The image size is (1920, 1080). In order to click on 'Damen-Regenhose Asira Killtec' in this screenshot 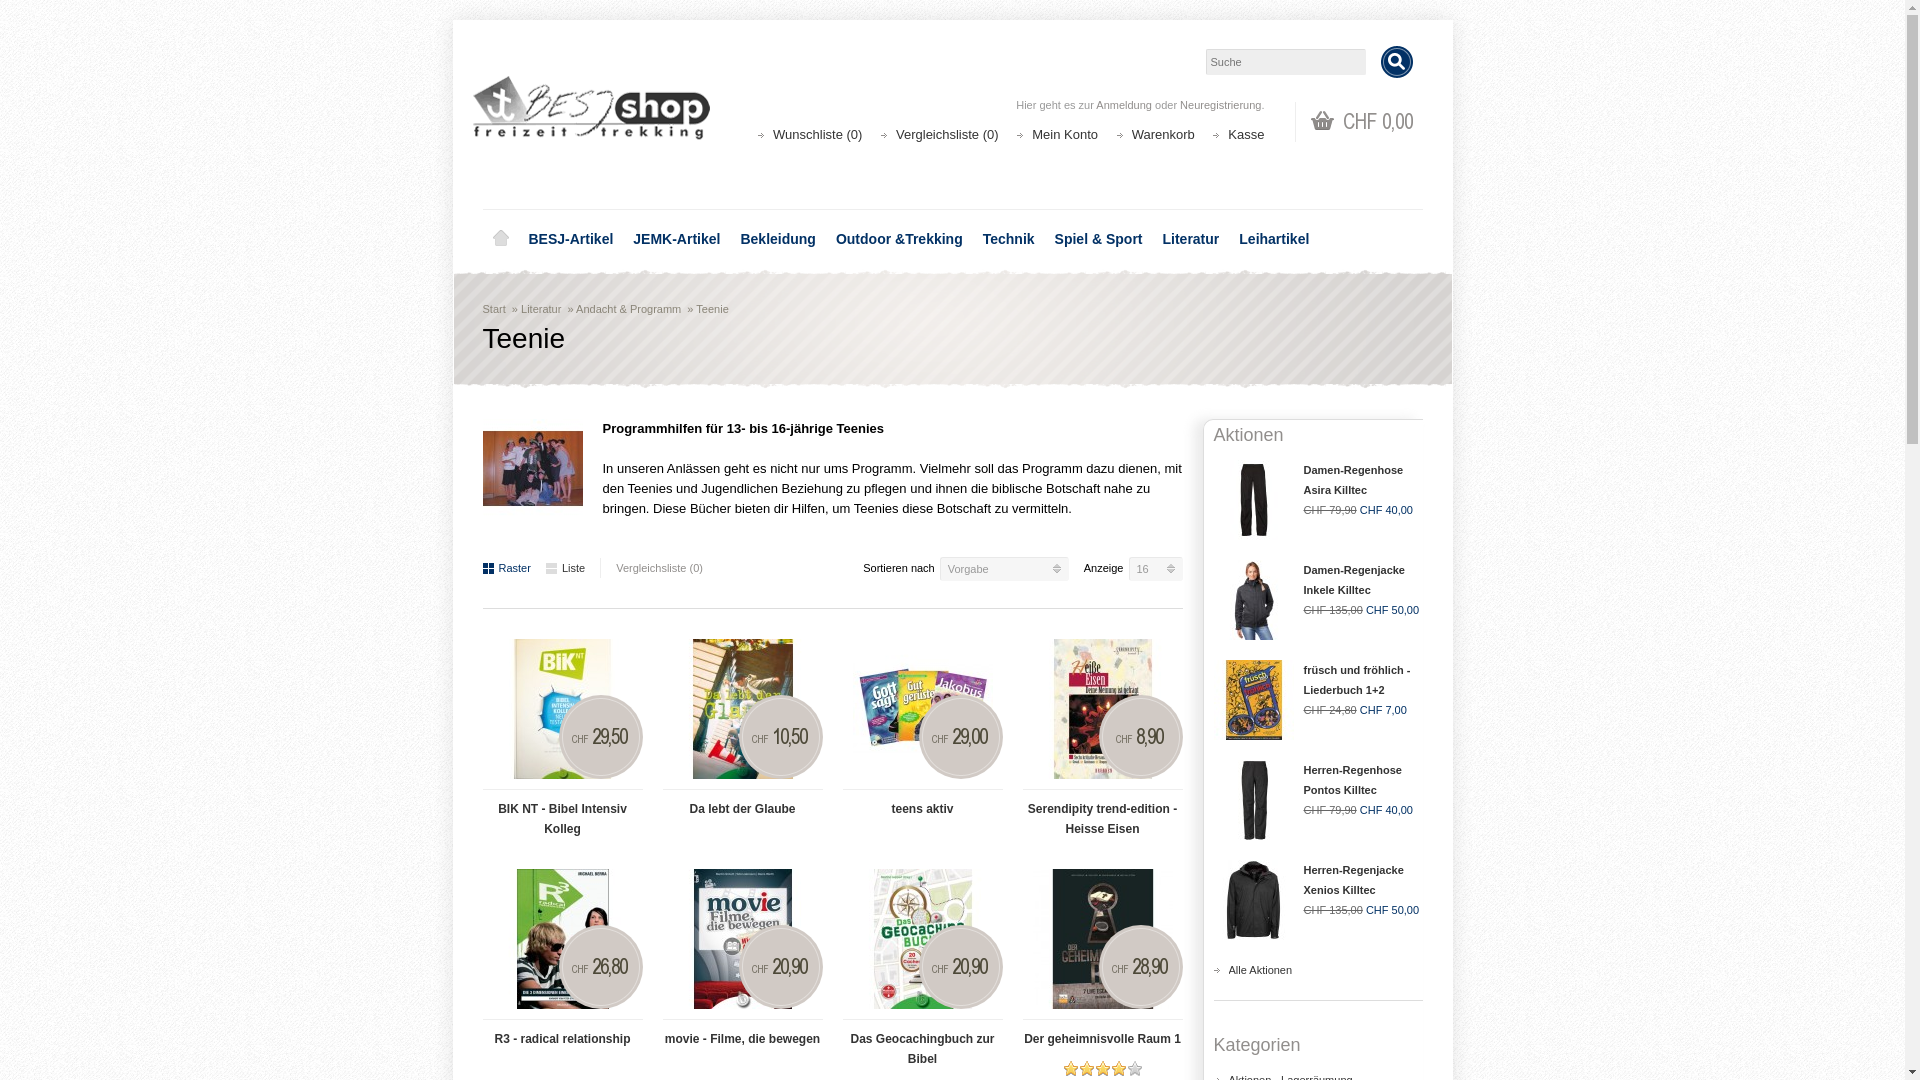, I will do `click(1353, 479)`.